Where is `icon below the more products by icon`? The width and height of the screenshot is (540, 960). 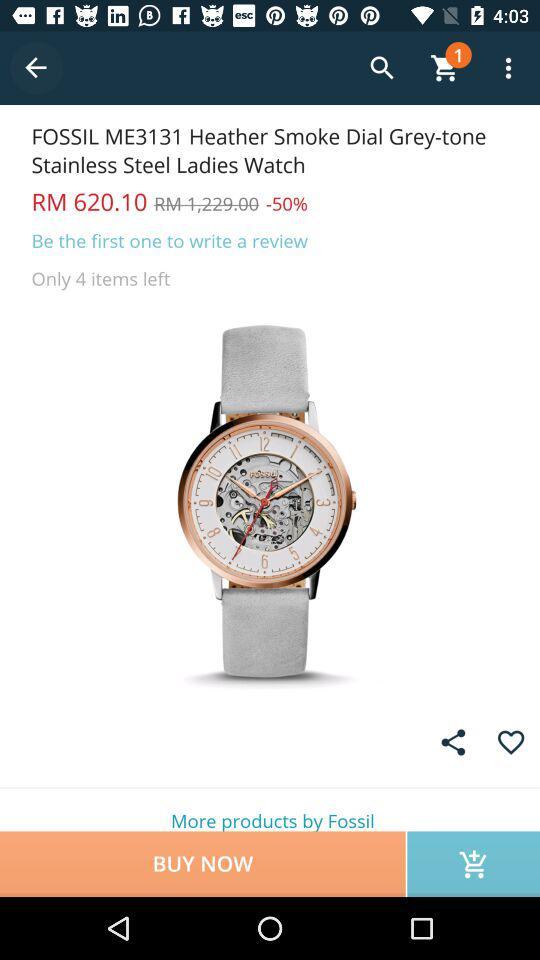 icon below the more products by icon is located at coordinates (202, 863).